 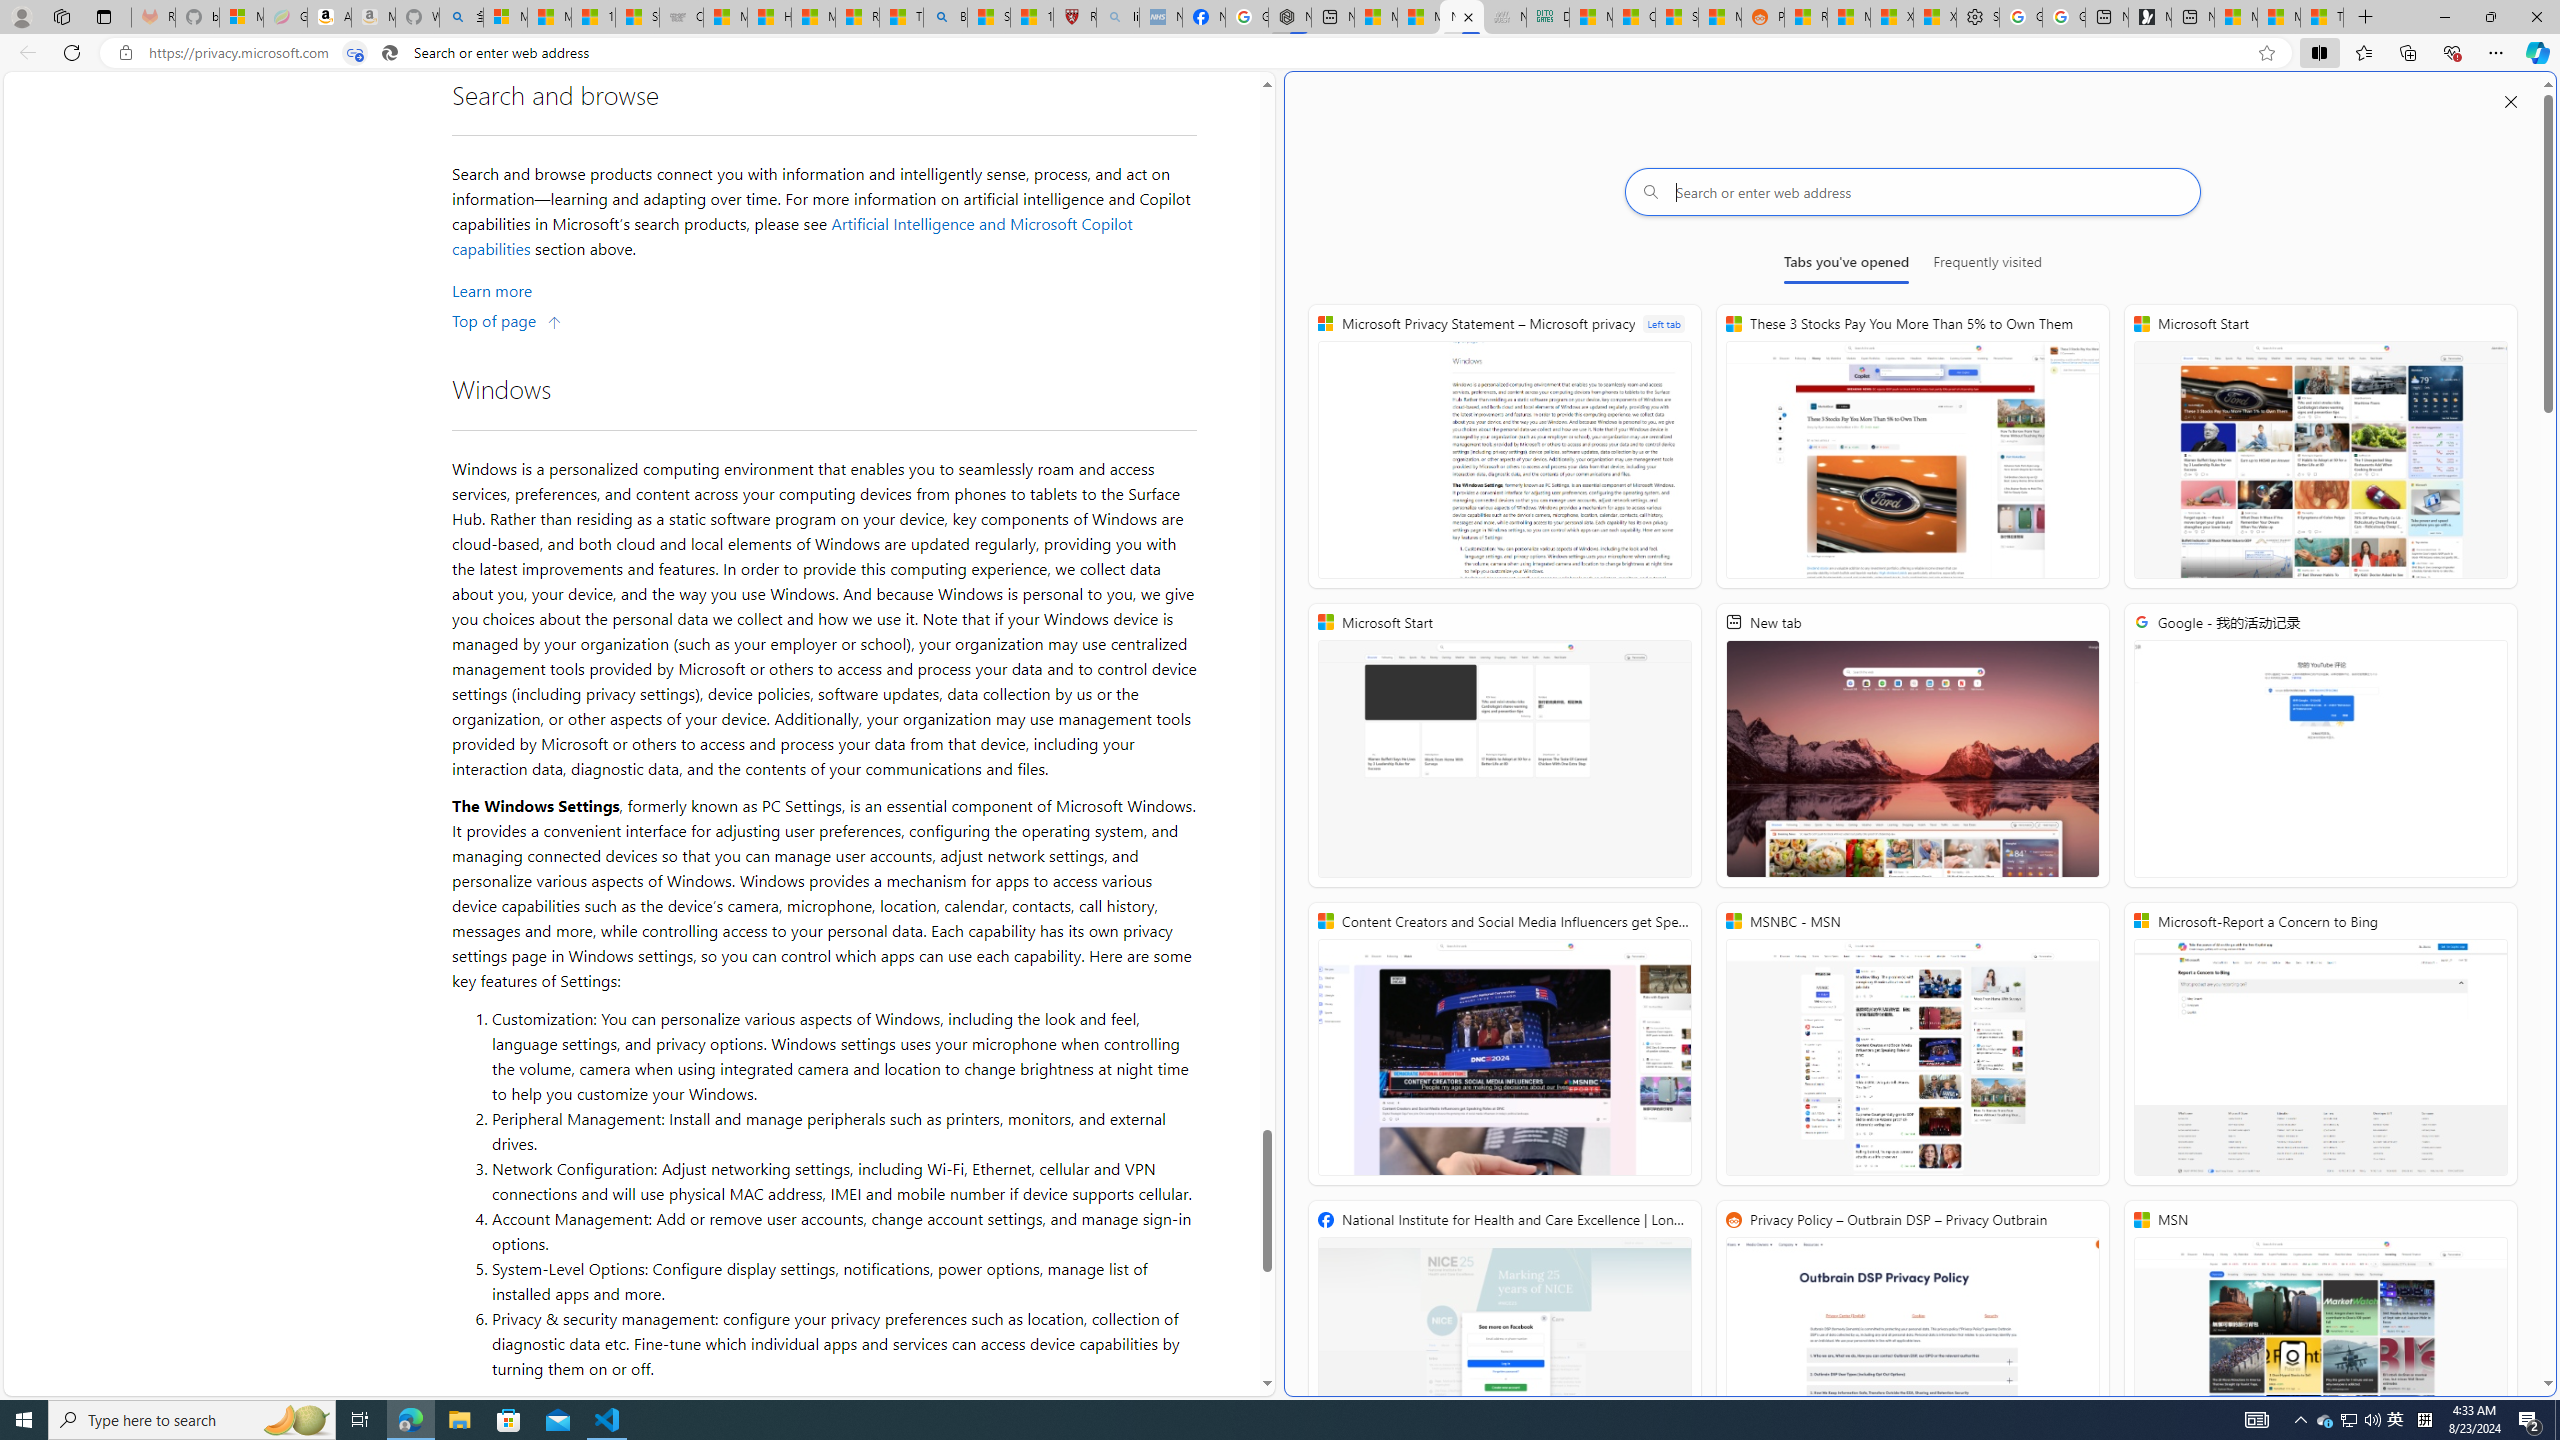 What do you see at coordinates (1912, 445) in the screenshot?
I see `'These 3 Stocks Pay You More Than 5% to Own Them'` at bounding box center [1912, 445].